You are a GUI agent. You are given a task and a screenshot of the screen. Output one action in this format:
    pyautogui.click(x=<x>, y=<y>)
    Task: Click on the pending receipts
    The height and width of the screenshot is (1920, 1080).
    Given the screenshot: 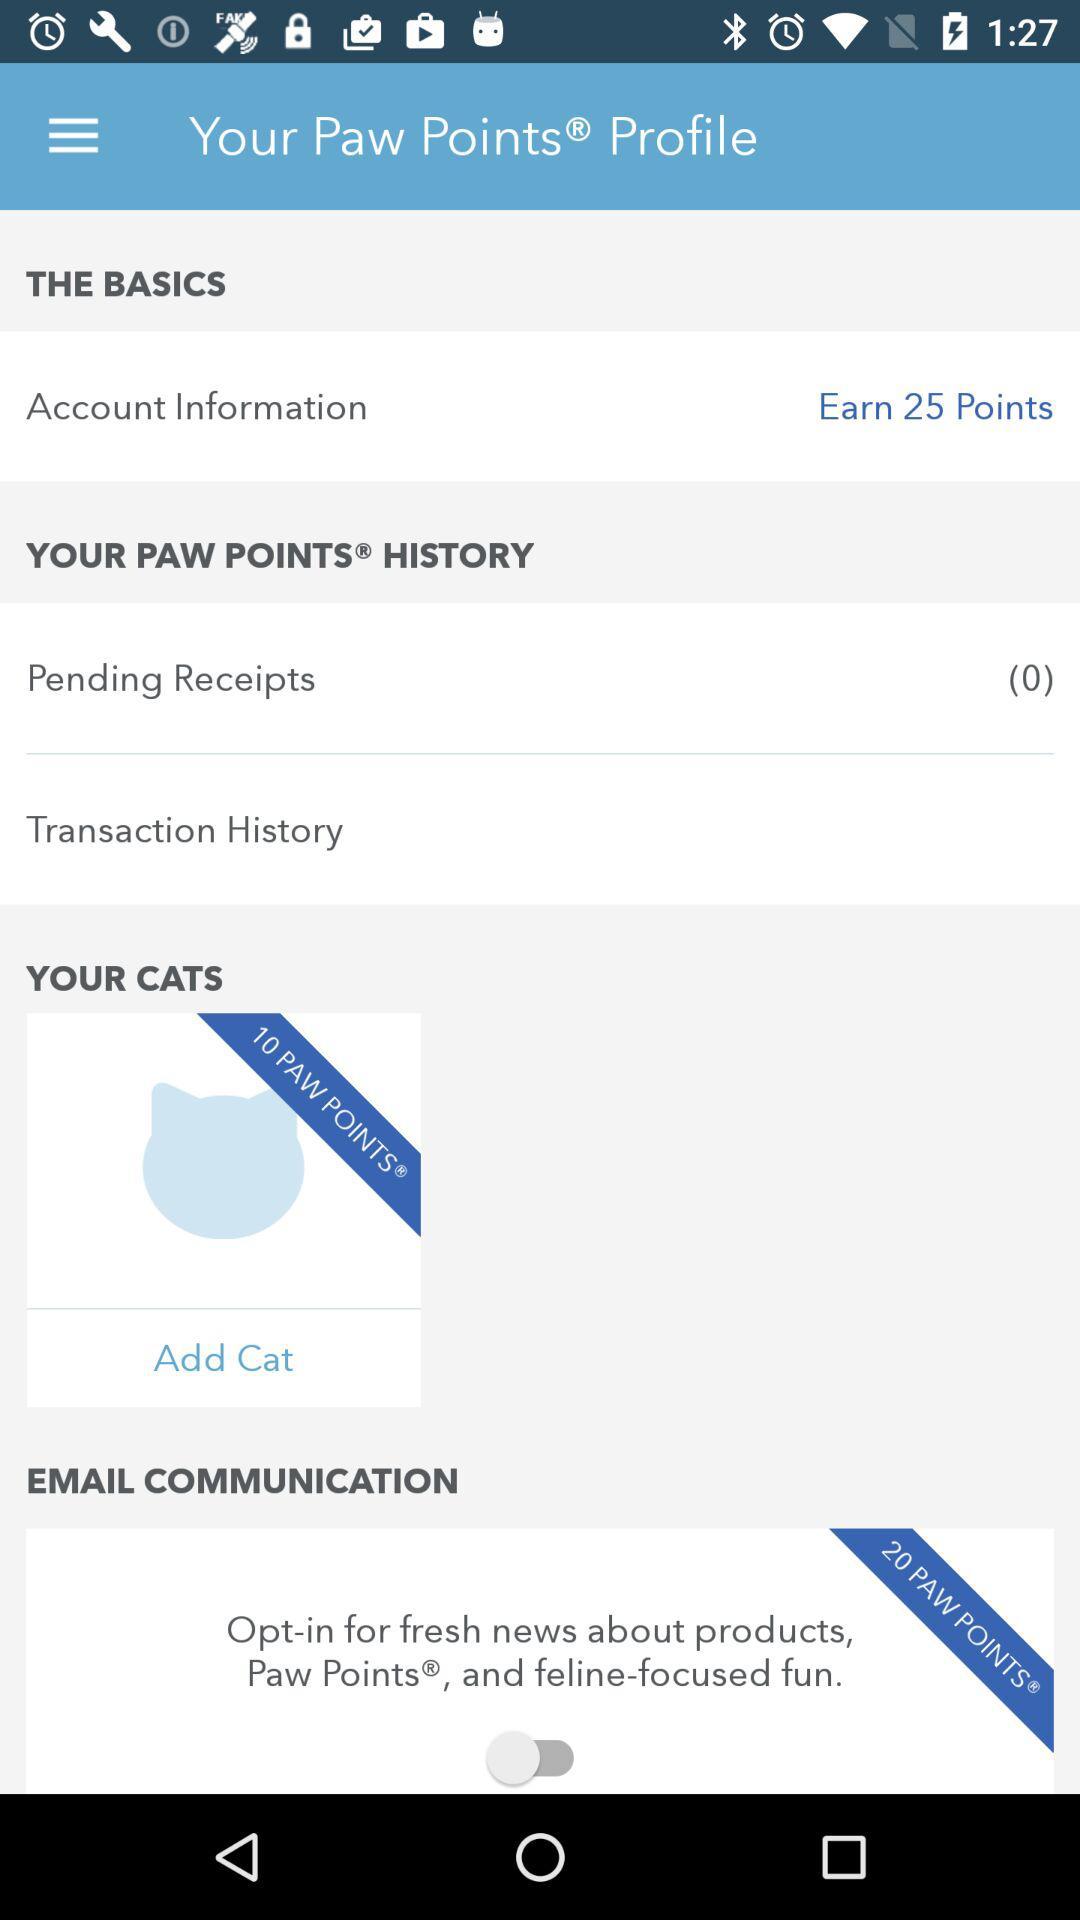 What is the action you would take?
    pyautogui.click(x=540, y=677)
    